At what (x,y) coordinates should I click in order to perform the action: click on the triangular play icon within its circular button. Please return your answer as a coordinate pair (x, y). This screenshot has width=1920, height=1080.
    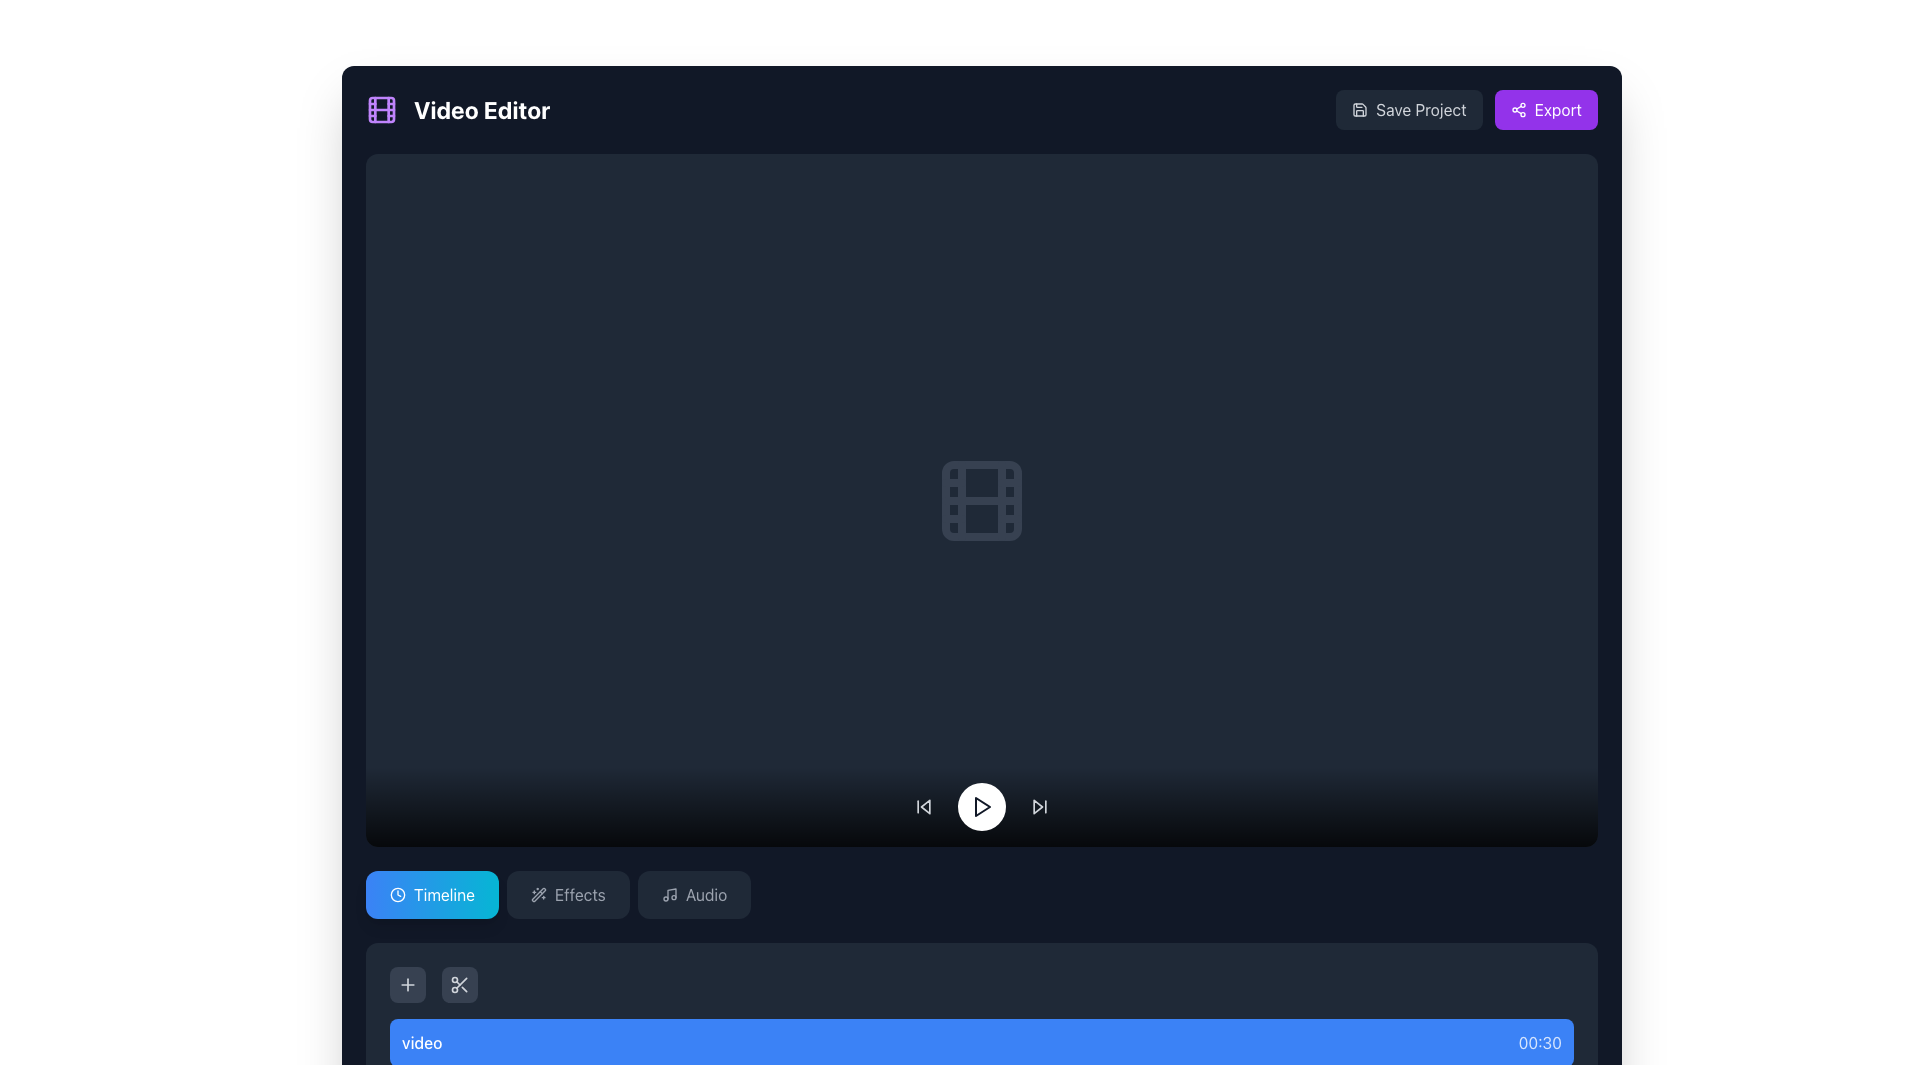
    Looking at the image, I should click on (982, 805).